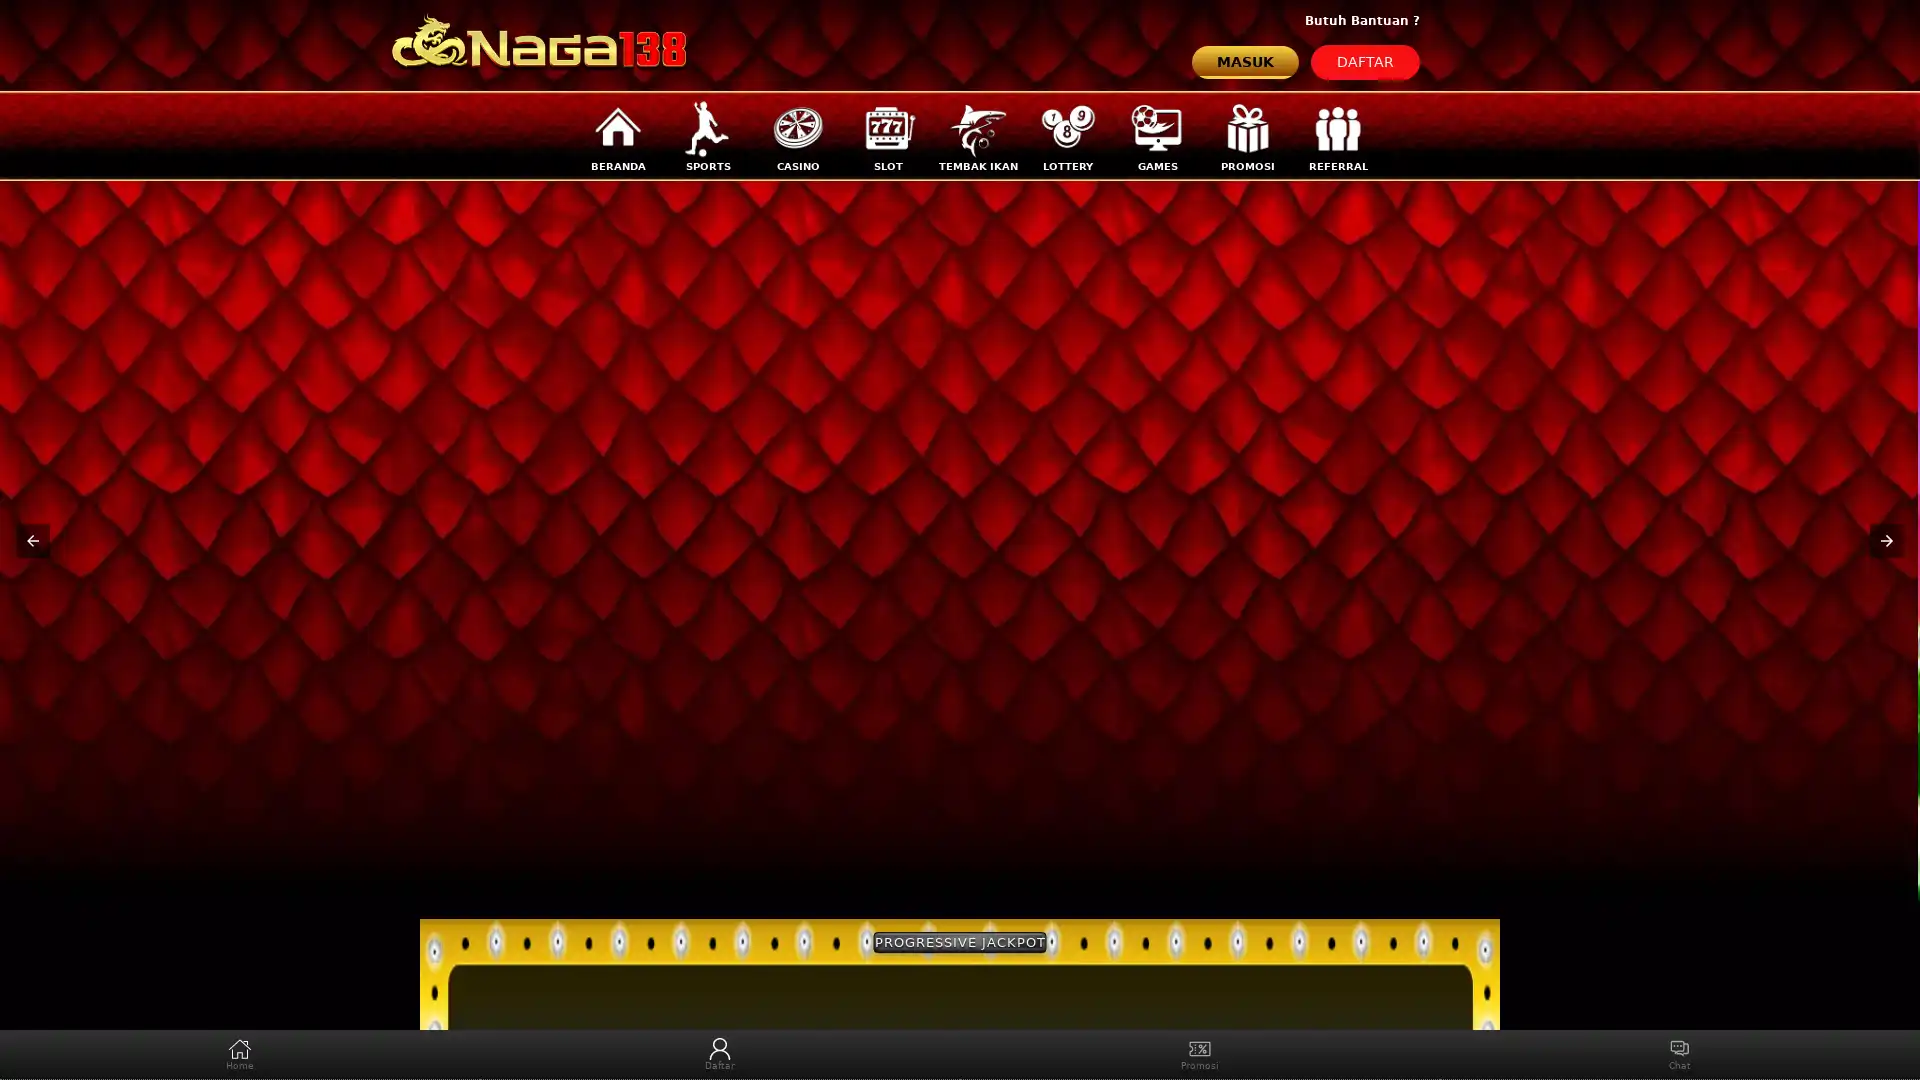  I want to click on Previous item in carousel (2 of 4), so click(33, 540).